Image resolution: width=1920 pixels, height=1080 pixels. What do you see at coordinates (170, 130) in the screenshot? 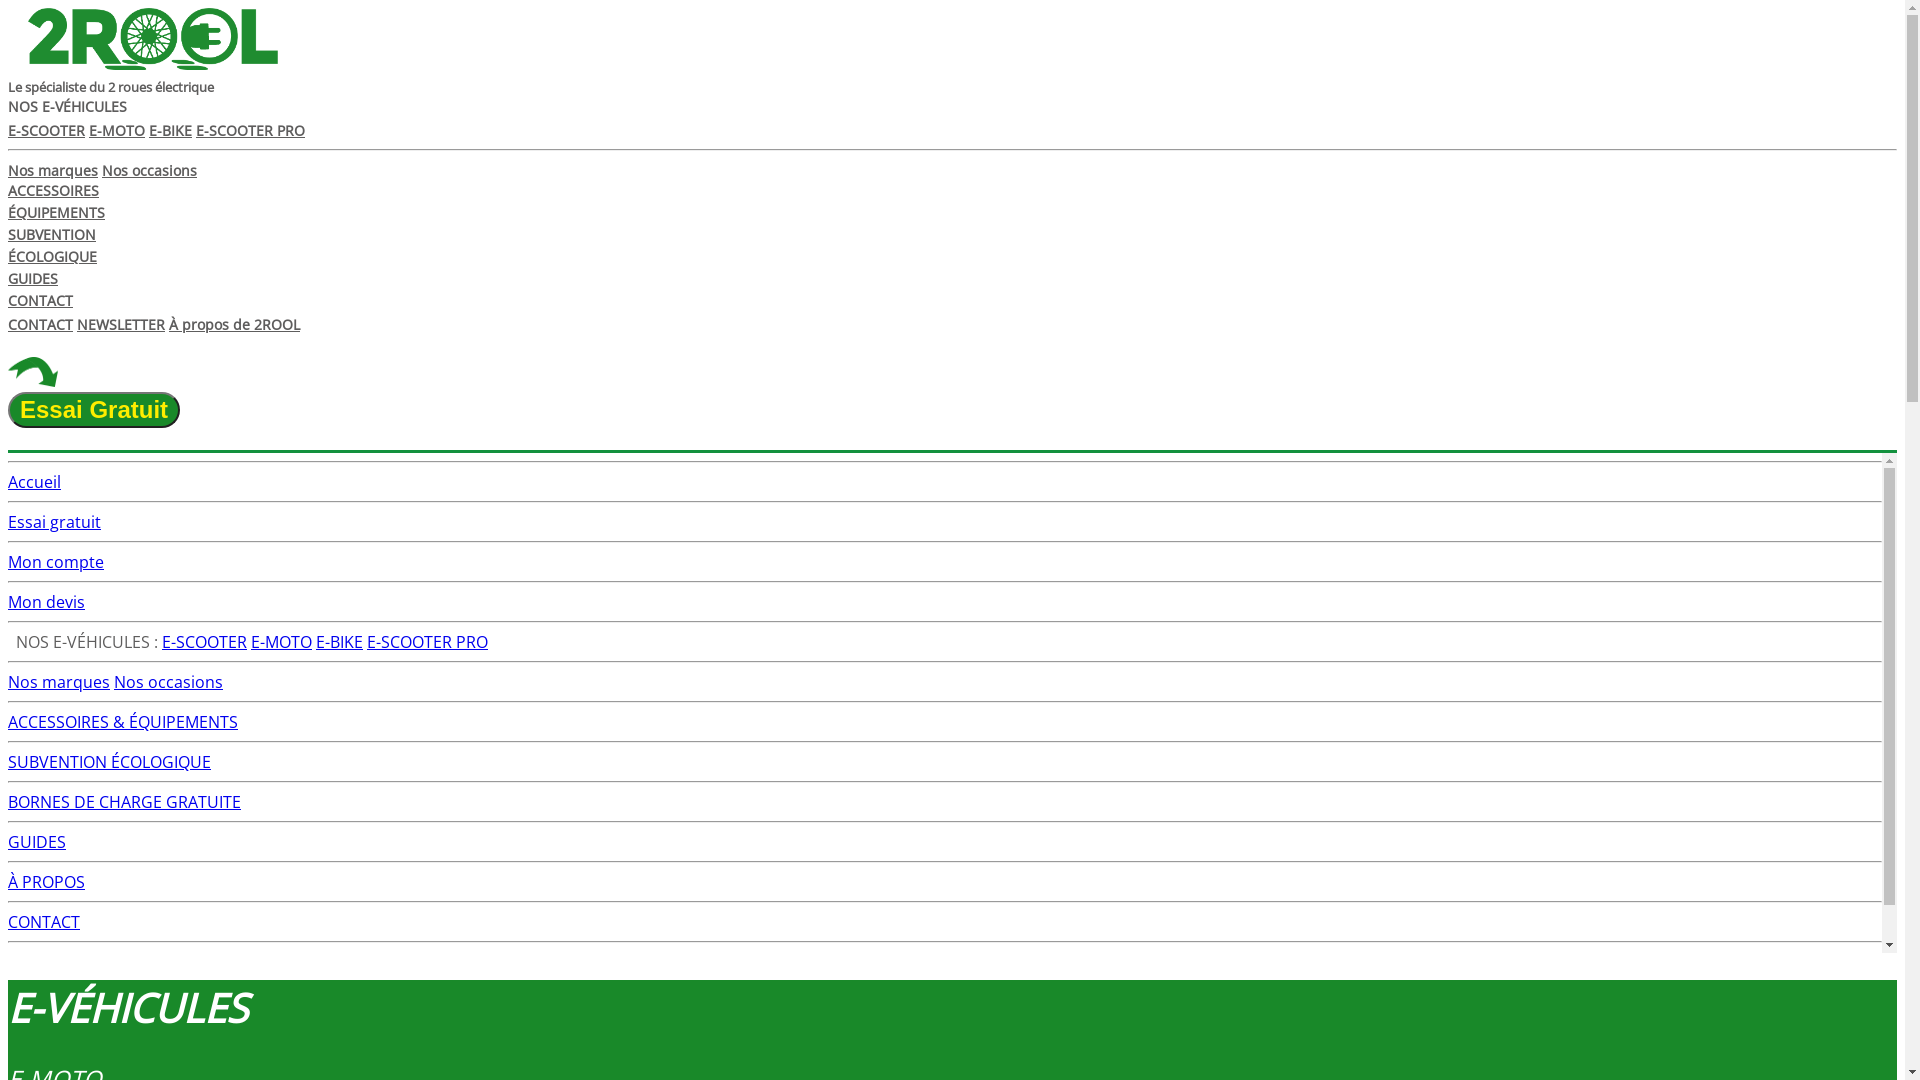
I see `'E-BIKE'` at bounding box center [170, 130].